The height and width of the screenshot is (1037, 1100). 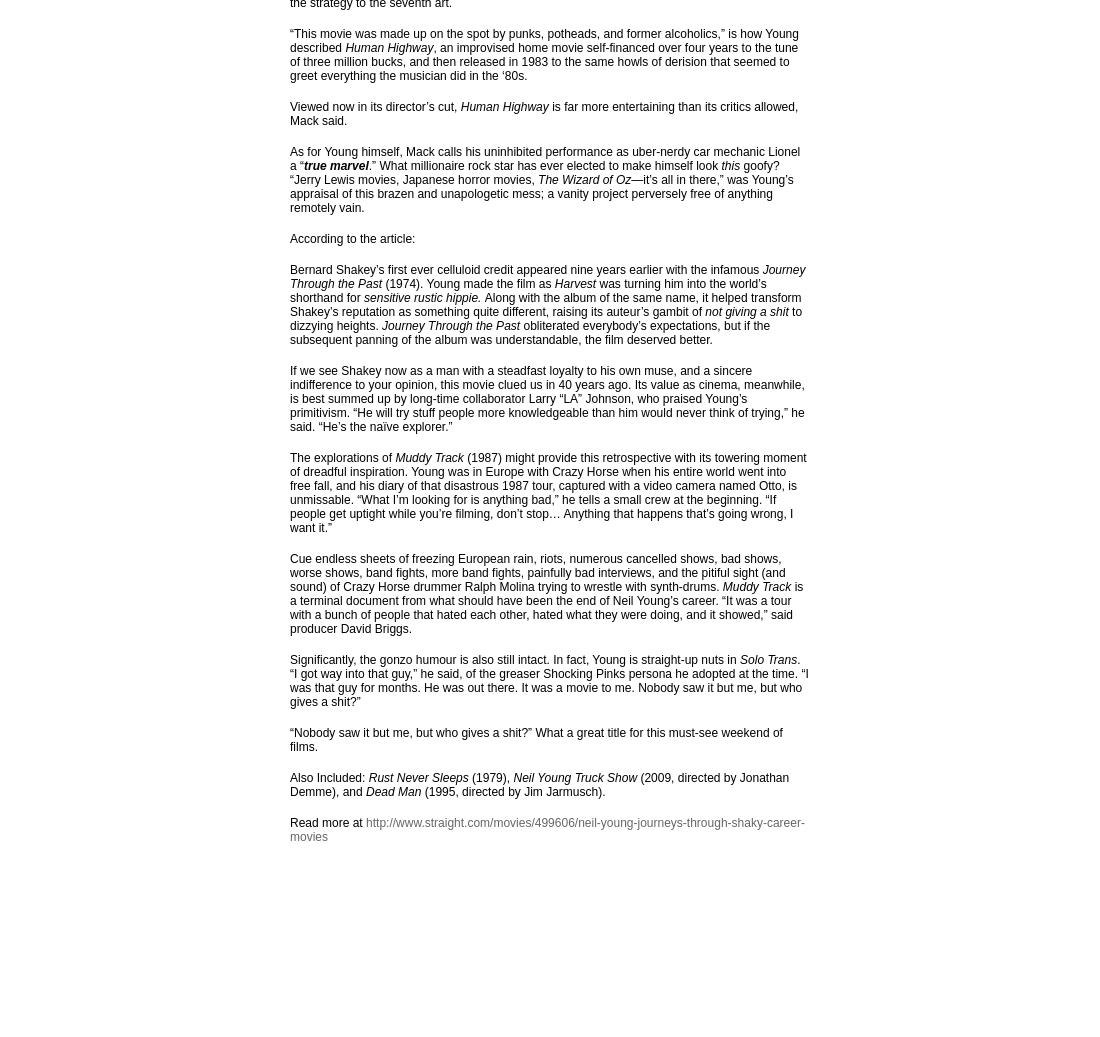 What do you see at coordinates (534, 171) in the screenshot?
I see `'goofy? “Jerry Lewis movies, Japanese horror movies,'` at bounding box center [534, 171].